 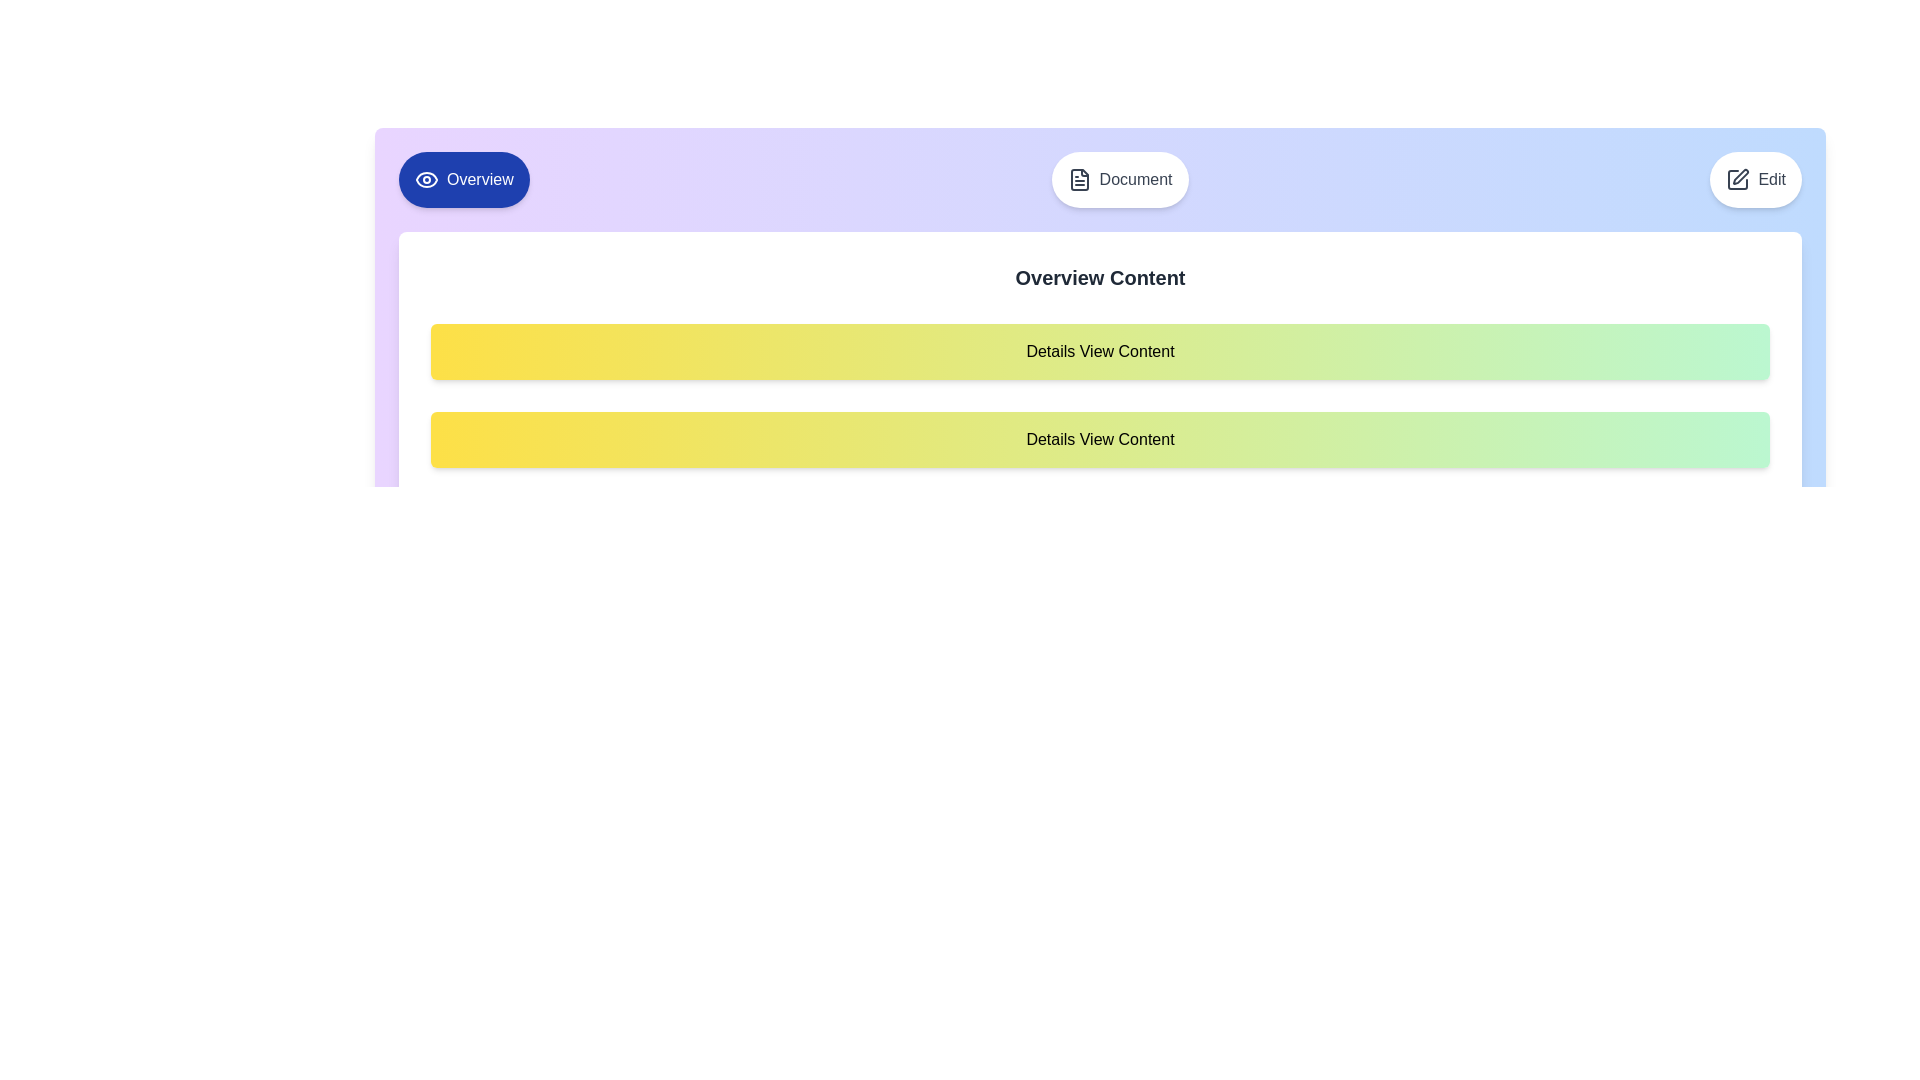 What do you see at coordinates (1755, 180) in the screenshot?
I see `the tab labeled Edit to observe its visual feedback` at bounding box center [1755, 180].